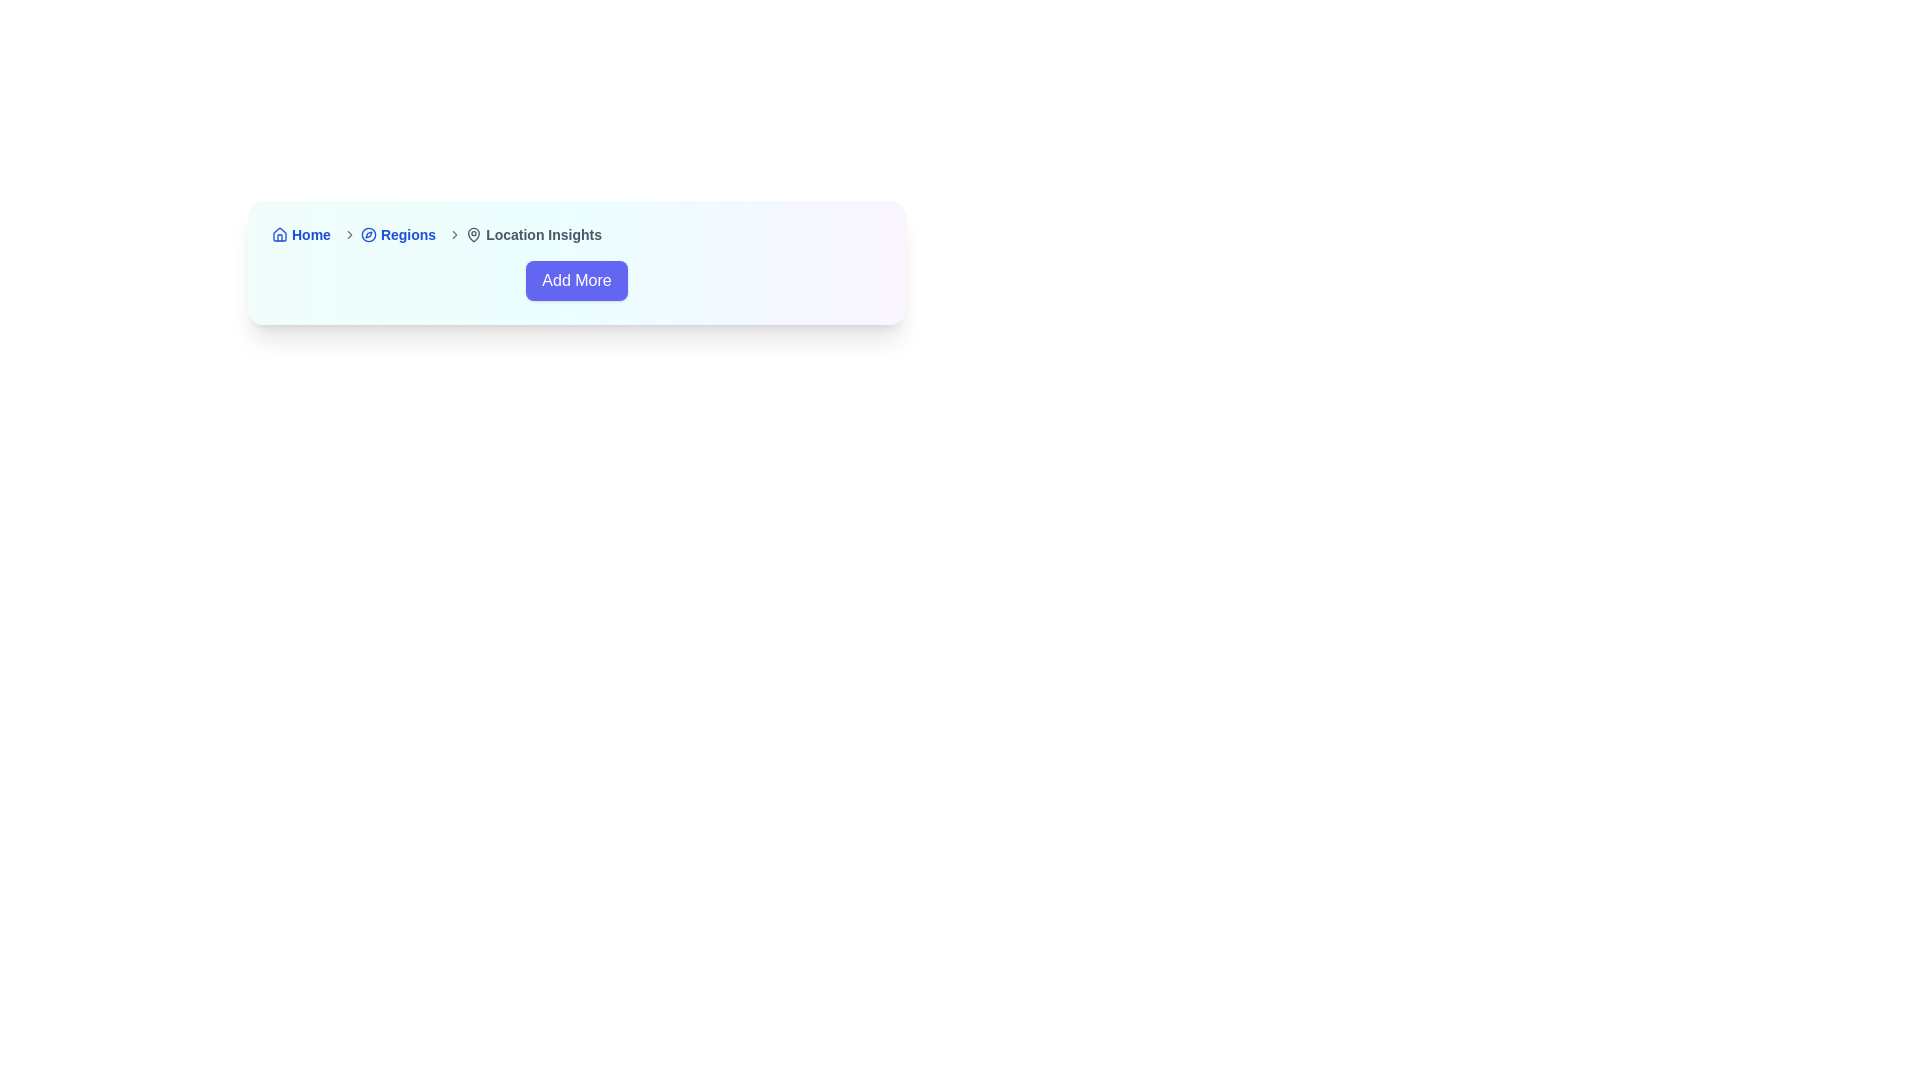 The height and width of the screenshot is (1080, 1920). I want to click on the 'Location Insights' breadcrumb label, which is the third item in the breadcrumb navigation bar and is styled in a medium-sized gray font, located to the right of the 'Regions' breadcrumb, so click(534, 234).